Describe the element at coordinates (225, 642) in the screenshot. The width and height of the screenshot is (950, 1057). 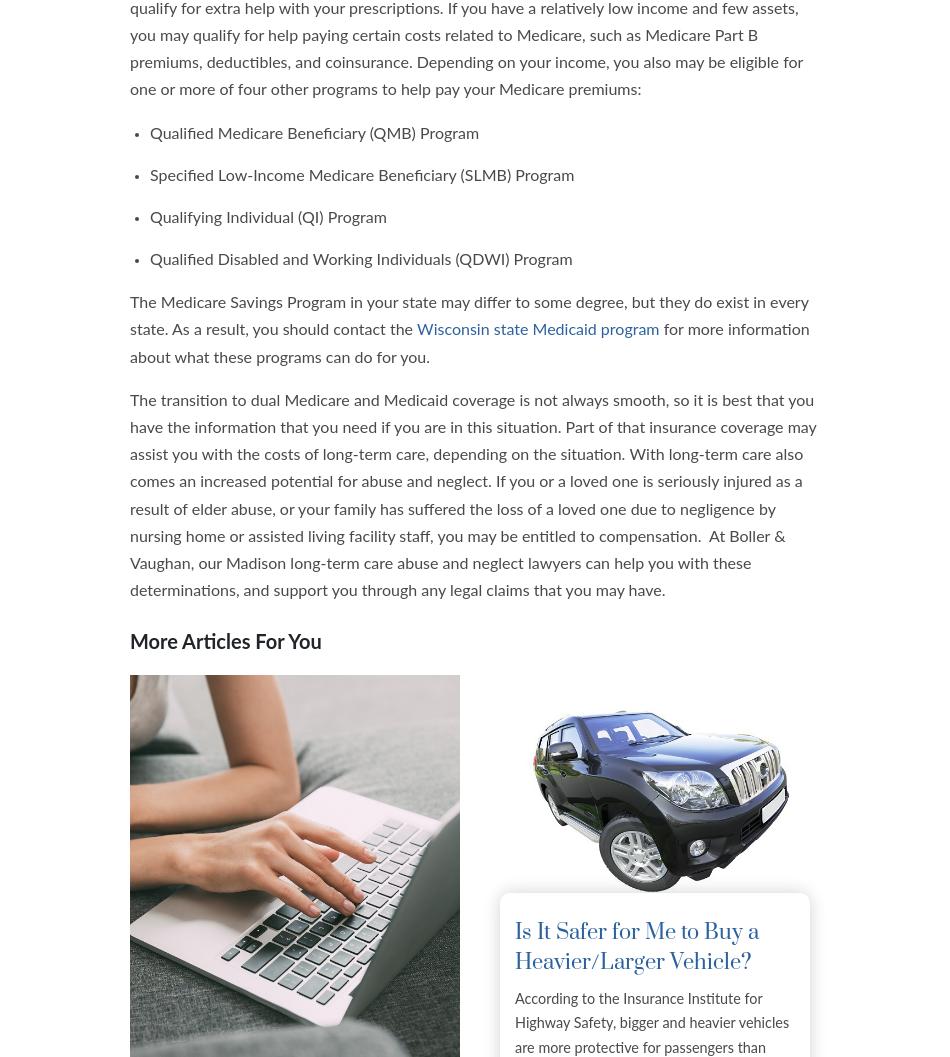
I see `'More Articles For You'` at that location.